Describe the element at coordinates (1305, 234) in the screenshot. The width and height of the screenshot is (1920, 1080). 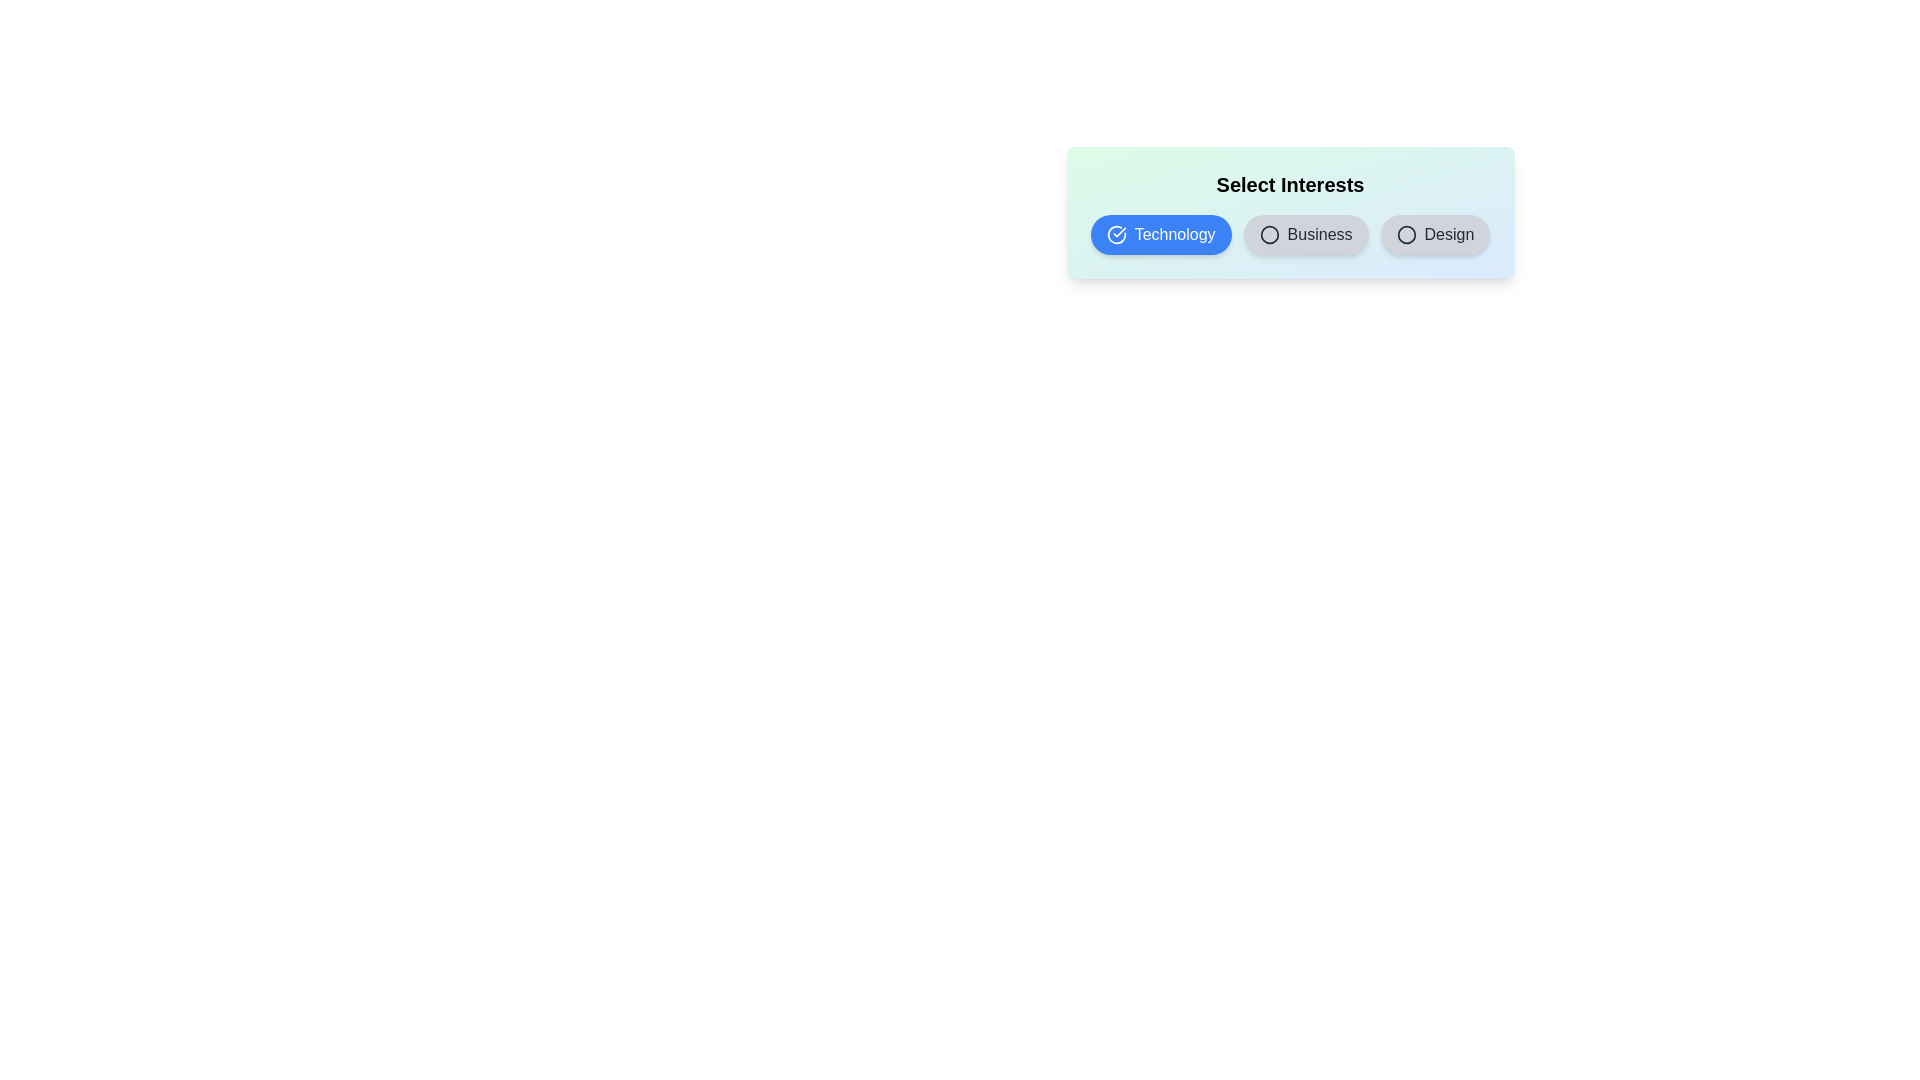
I see `the tag Business` at that location.